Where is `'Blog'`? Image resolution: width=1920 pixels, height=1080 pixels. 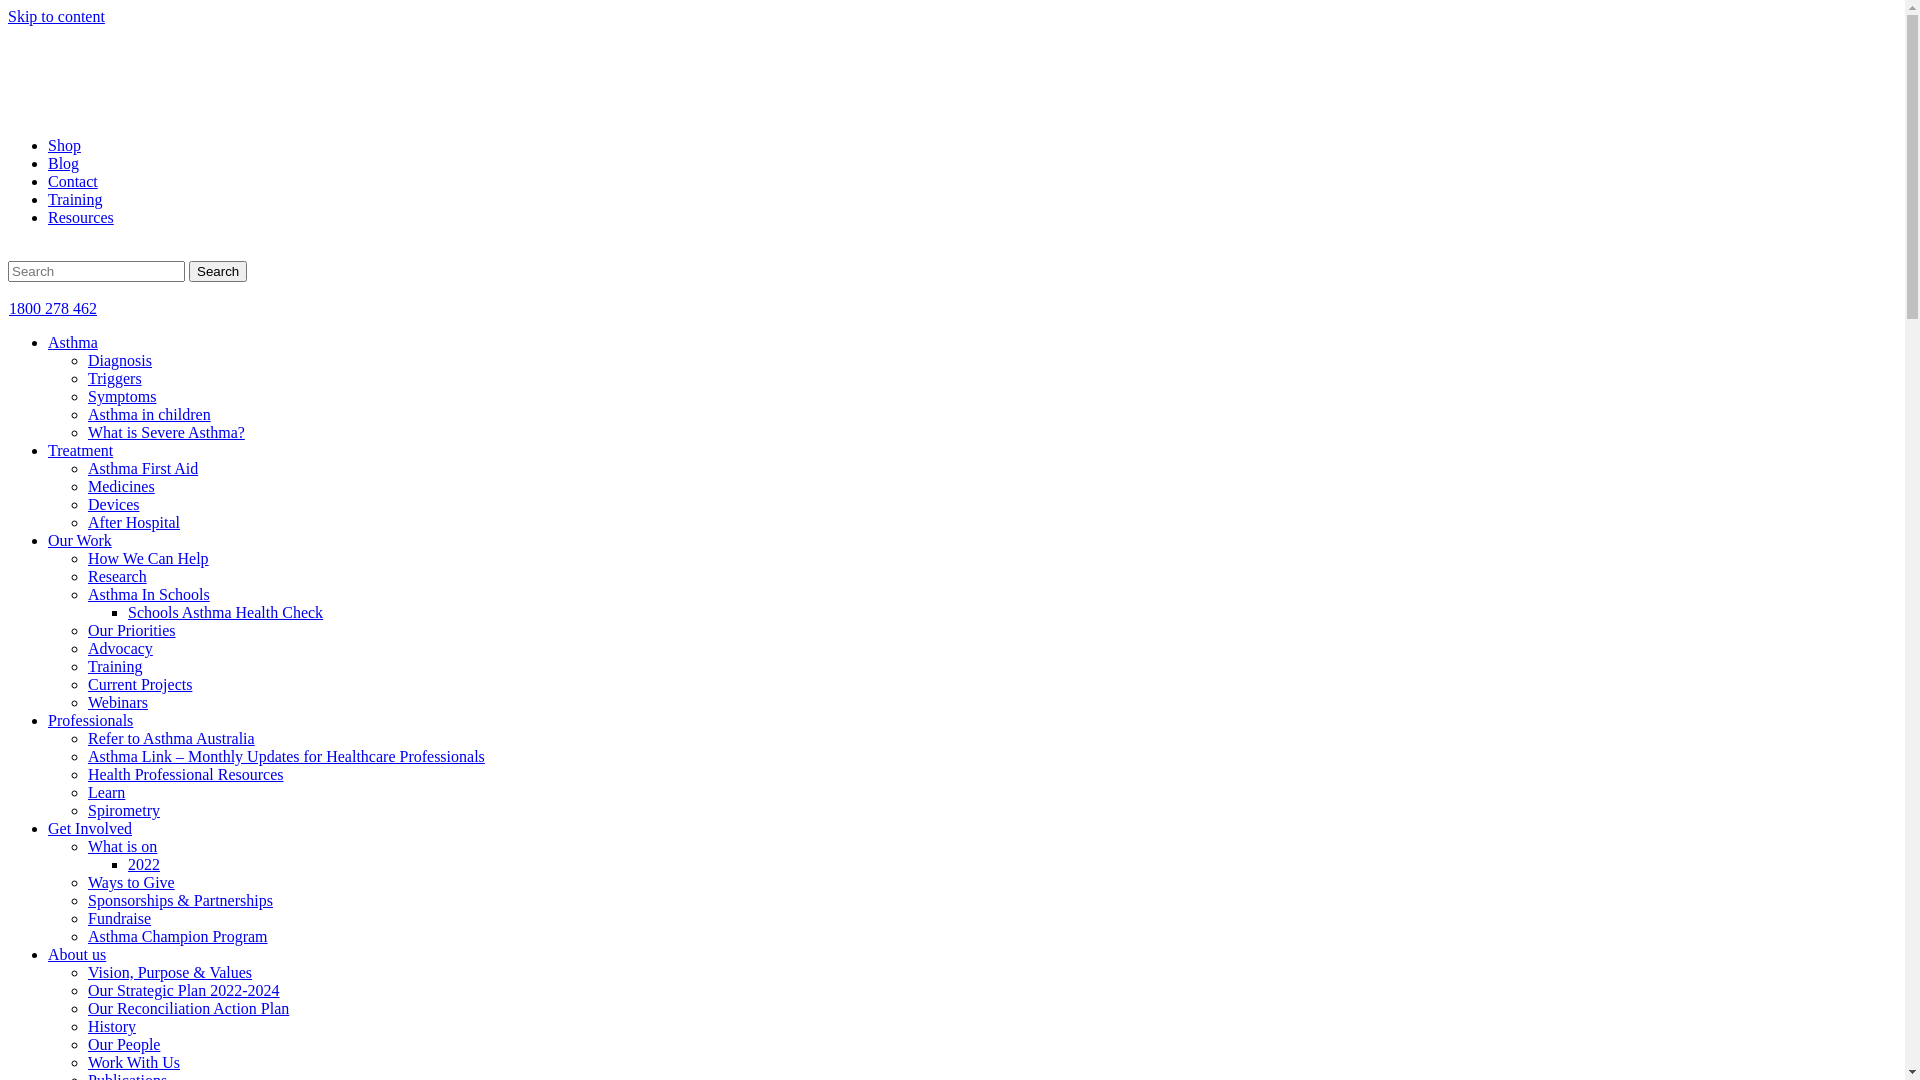
'Blog' is located at coordinates (63, 162).